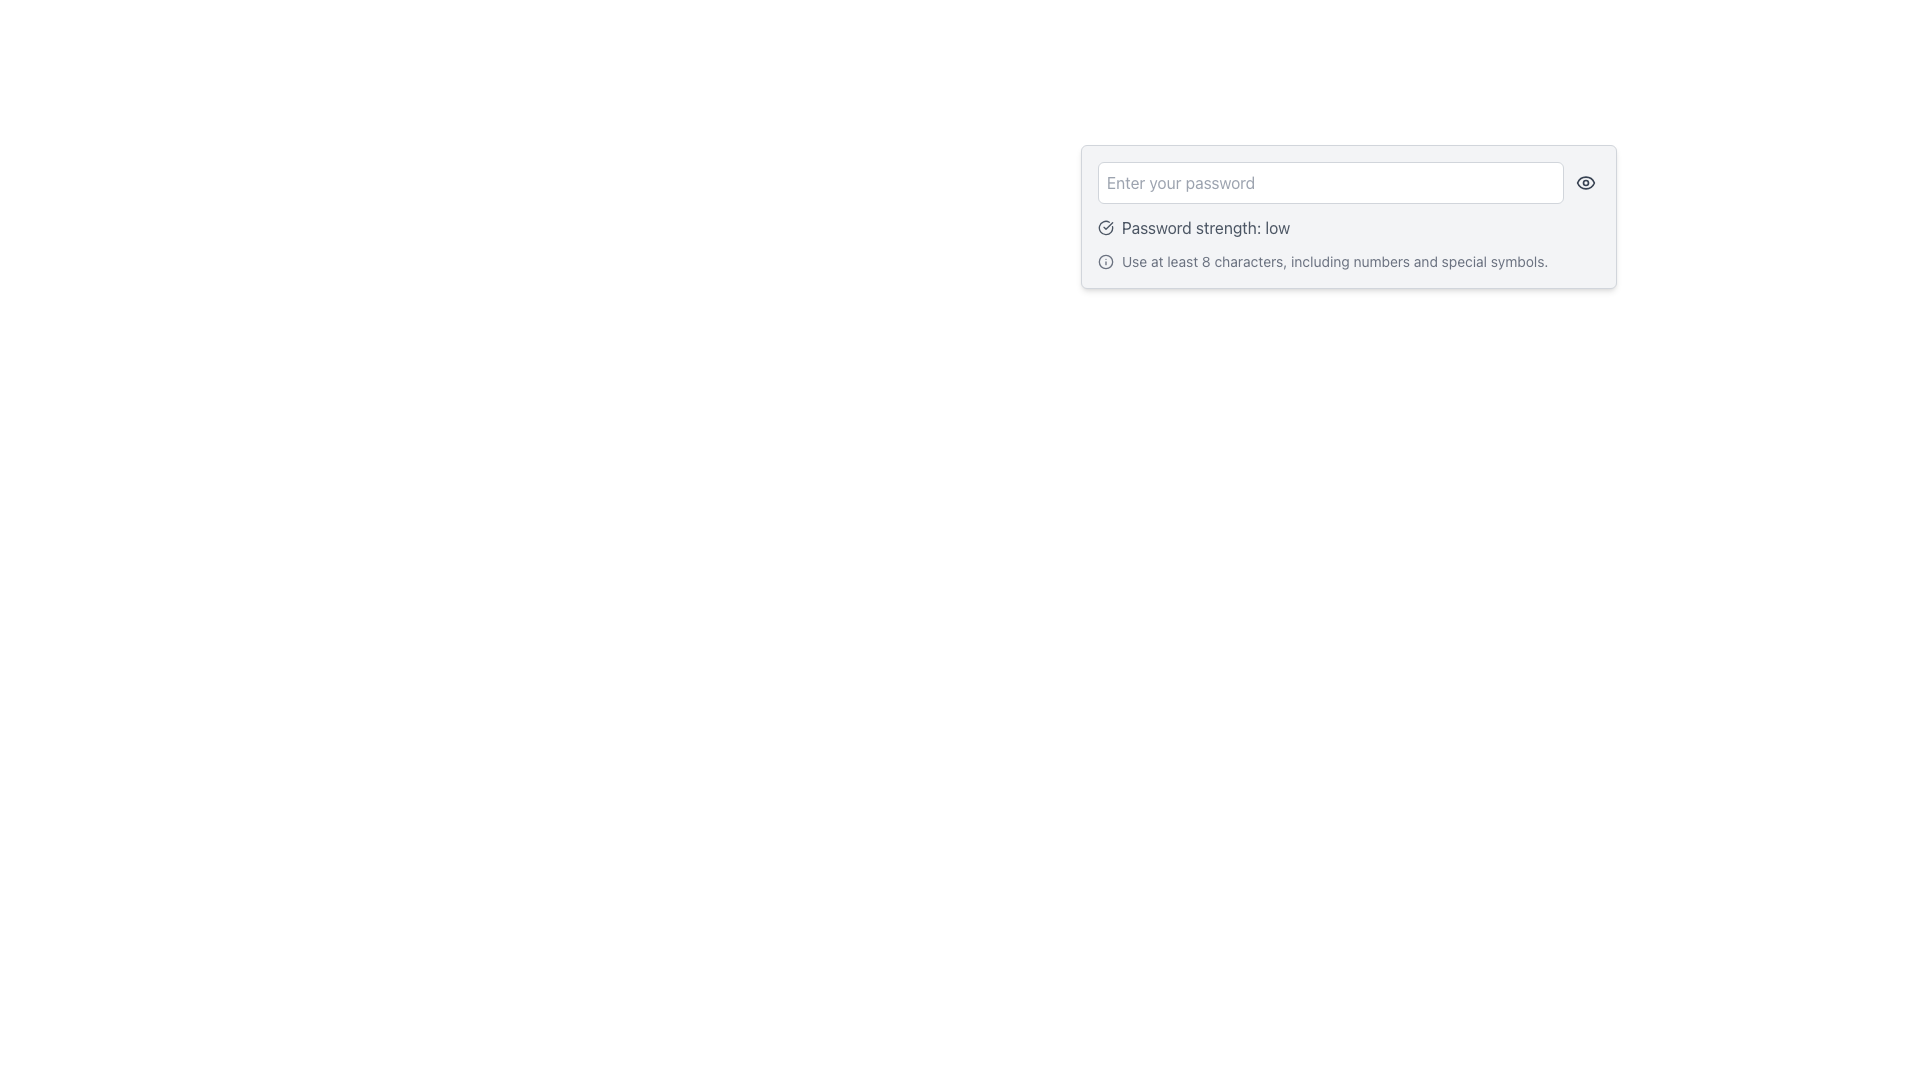 The height and width of the screenshot is (1080, 1920). Describe the element at coordinates (1584, 182) in the screenshot. I see `the icon button located on the right side of the password input field` at that location.